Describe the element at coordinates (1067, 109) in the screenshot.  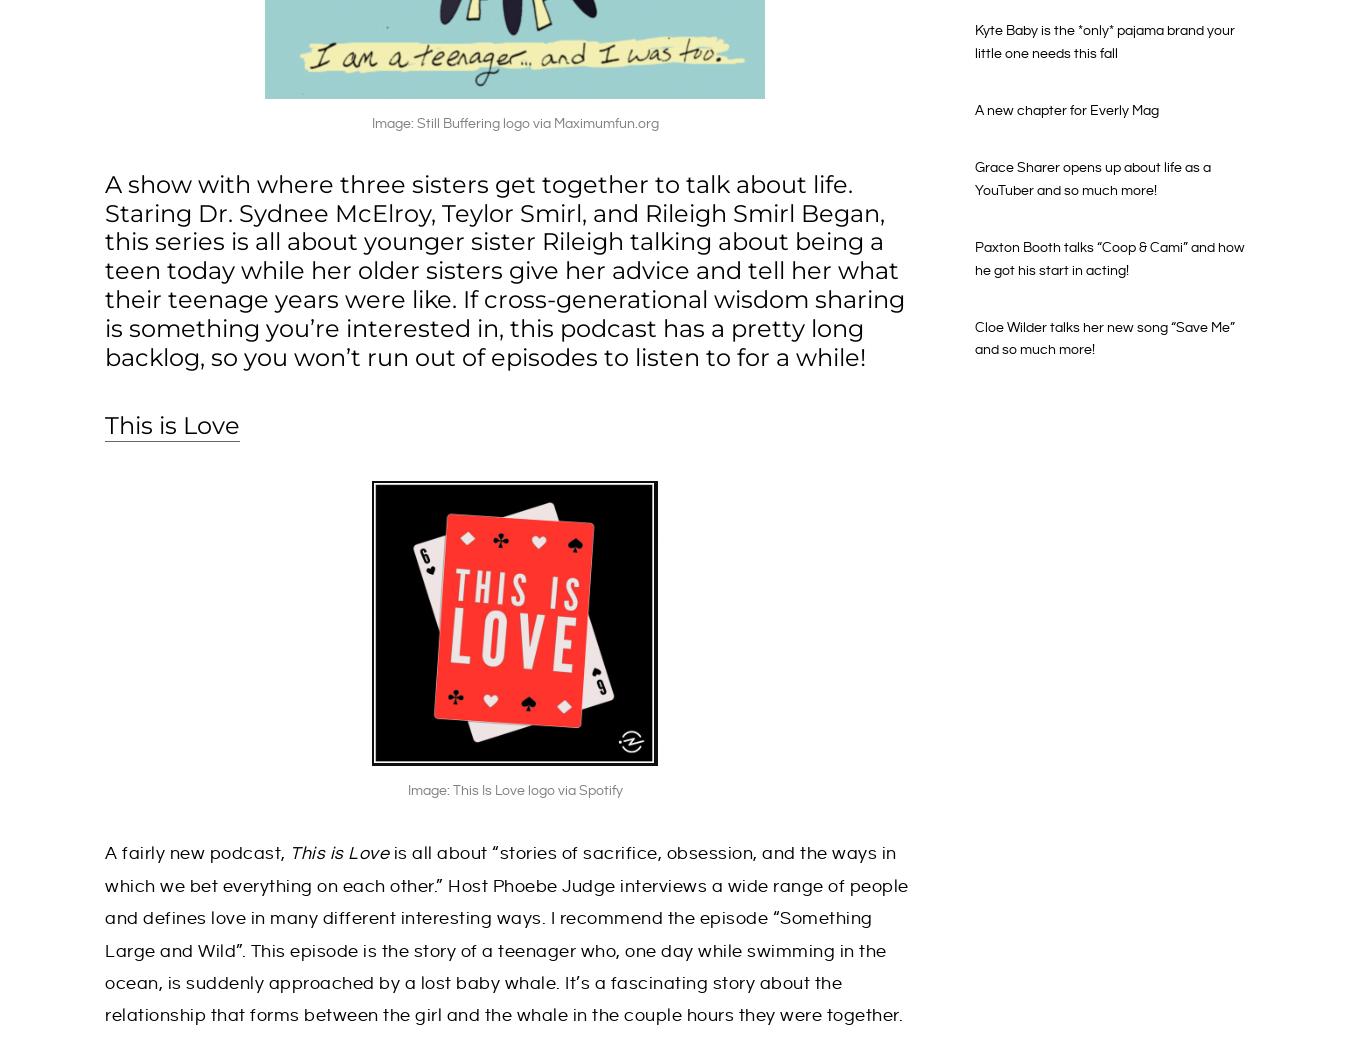
I see `'A new chapter for Everly Mag'` at that location.